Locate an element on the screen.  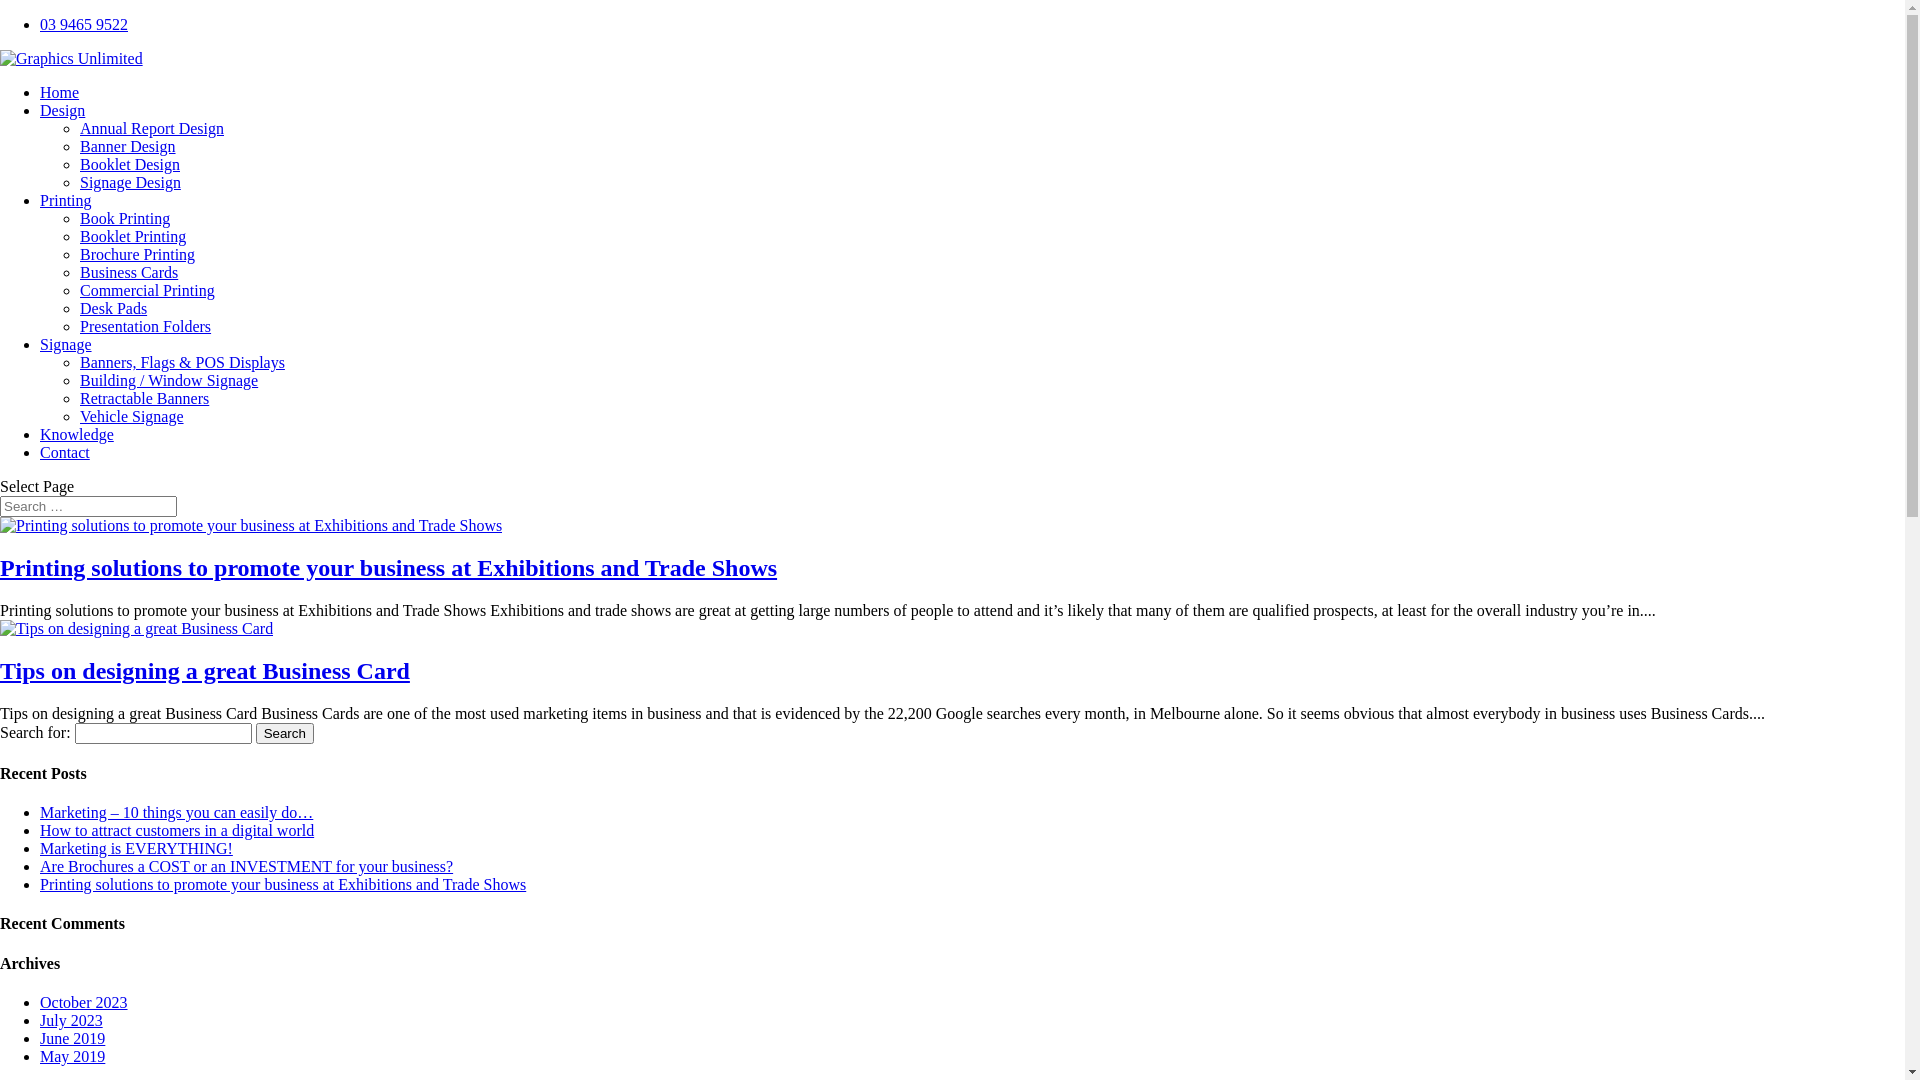
'Banner Design' is located at coordinates (127, 145).